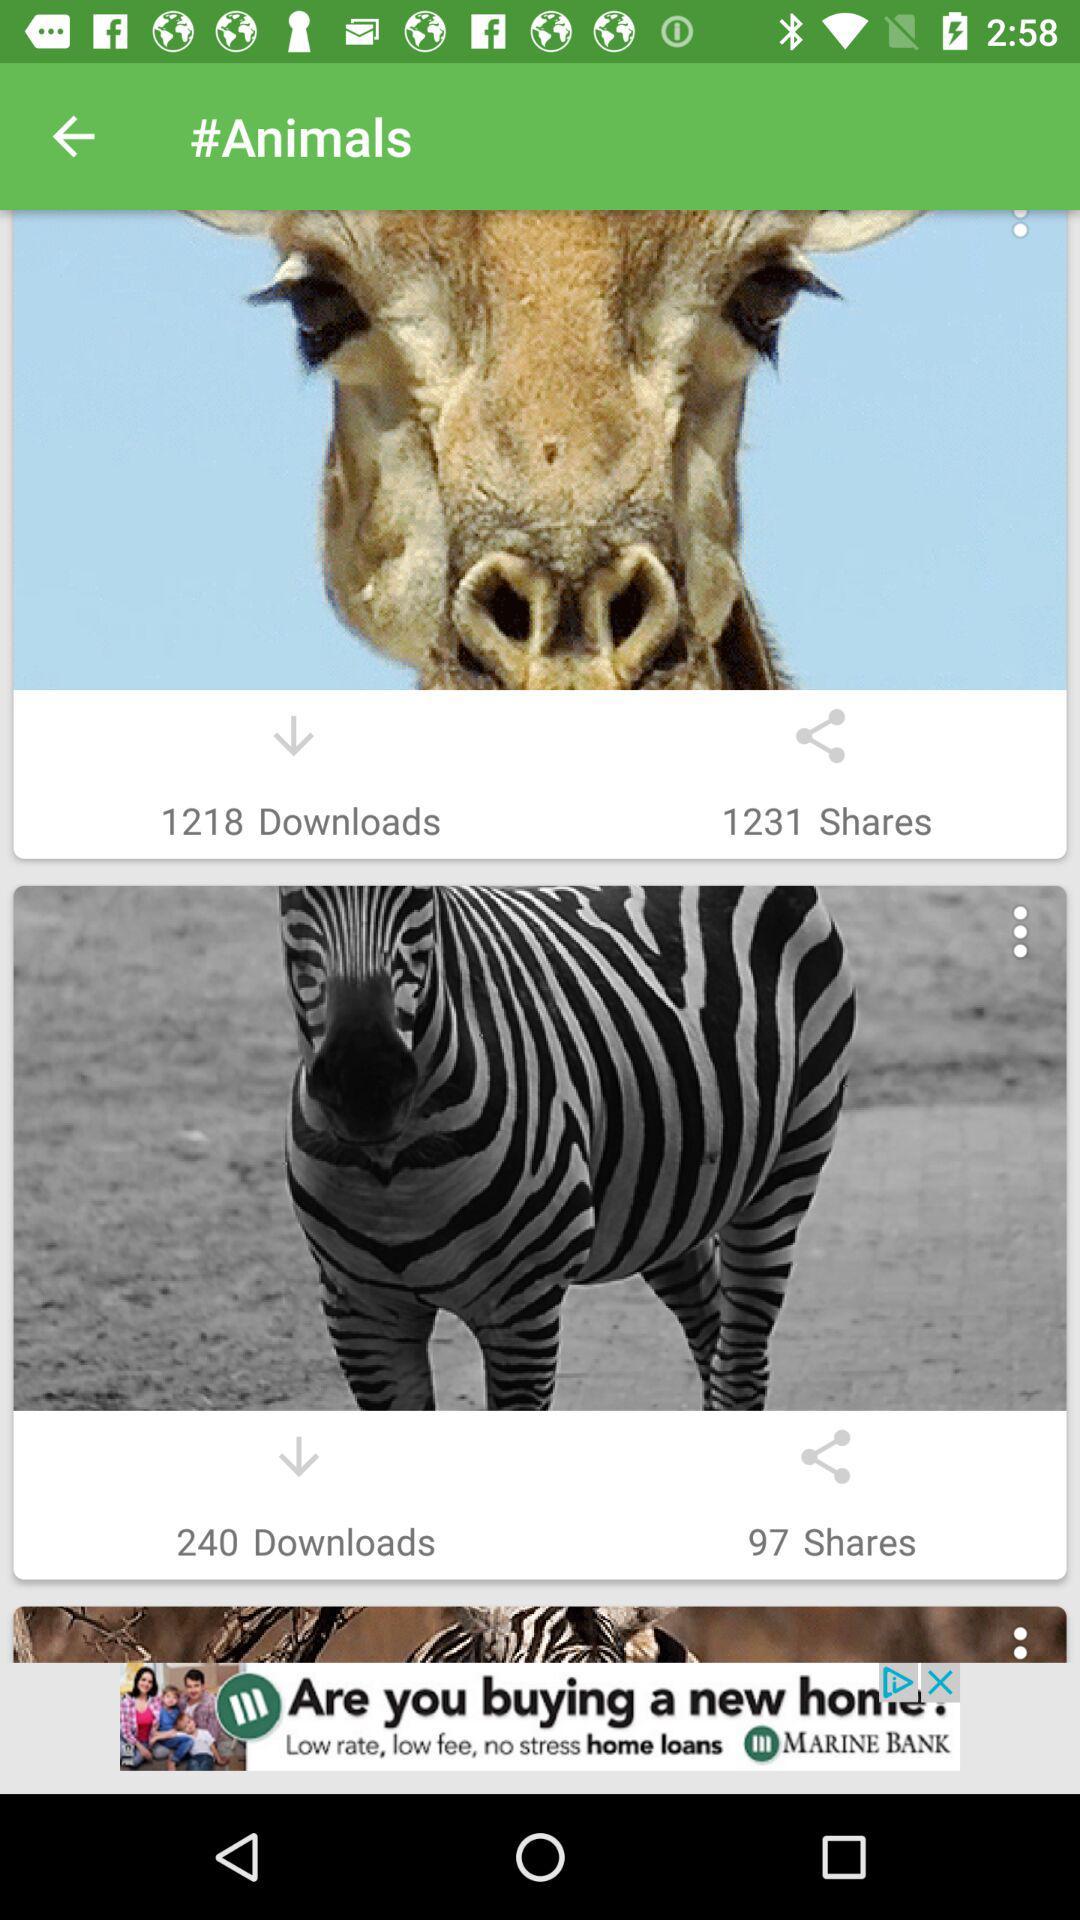 The height and width of the screenshot is (1920, 1080). What do you see at coordinates (540, 1727) in the screenshot?
I see `click on advertisement` at bounding box center [540, 1727].